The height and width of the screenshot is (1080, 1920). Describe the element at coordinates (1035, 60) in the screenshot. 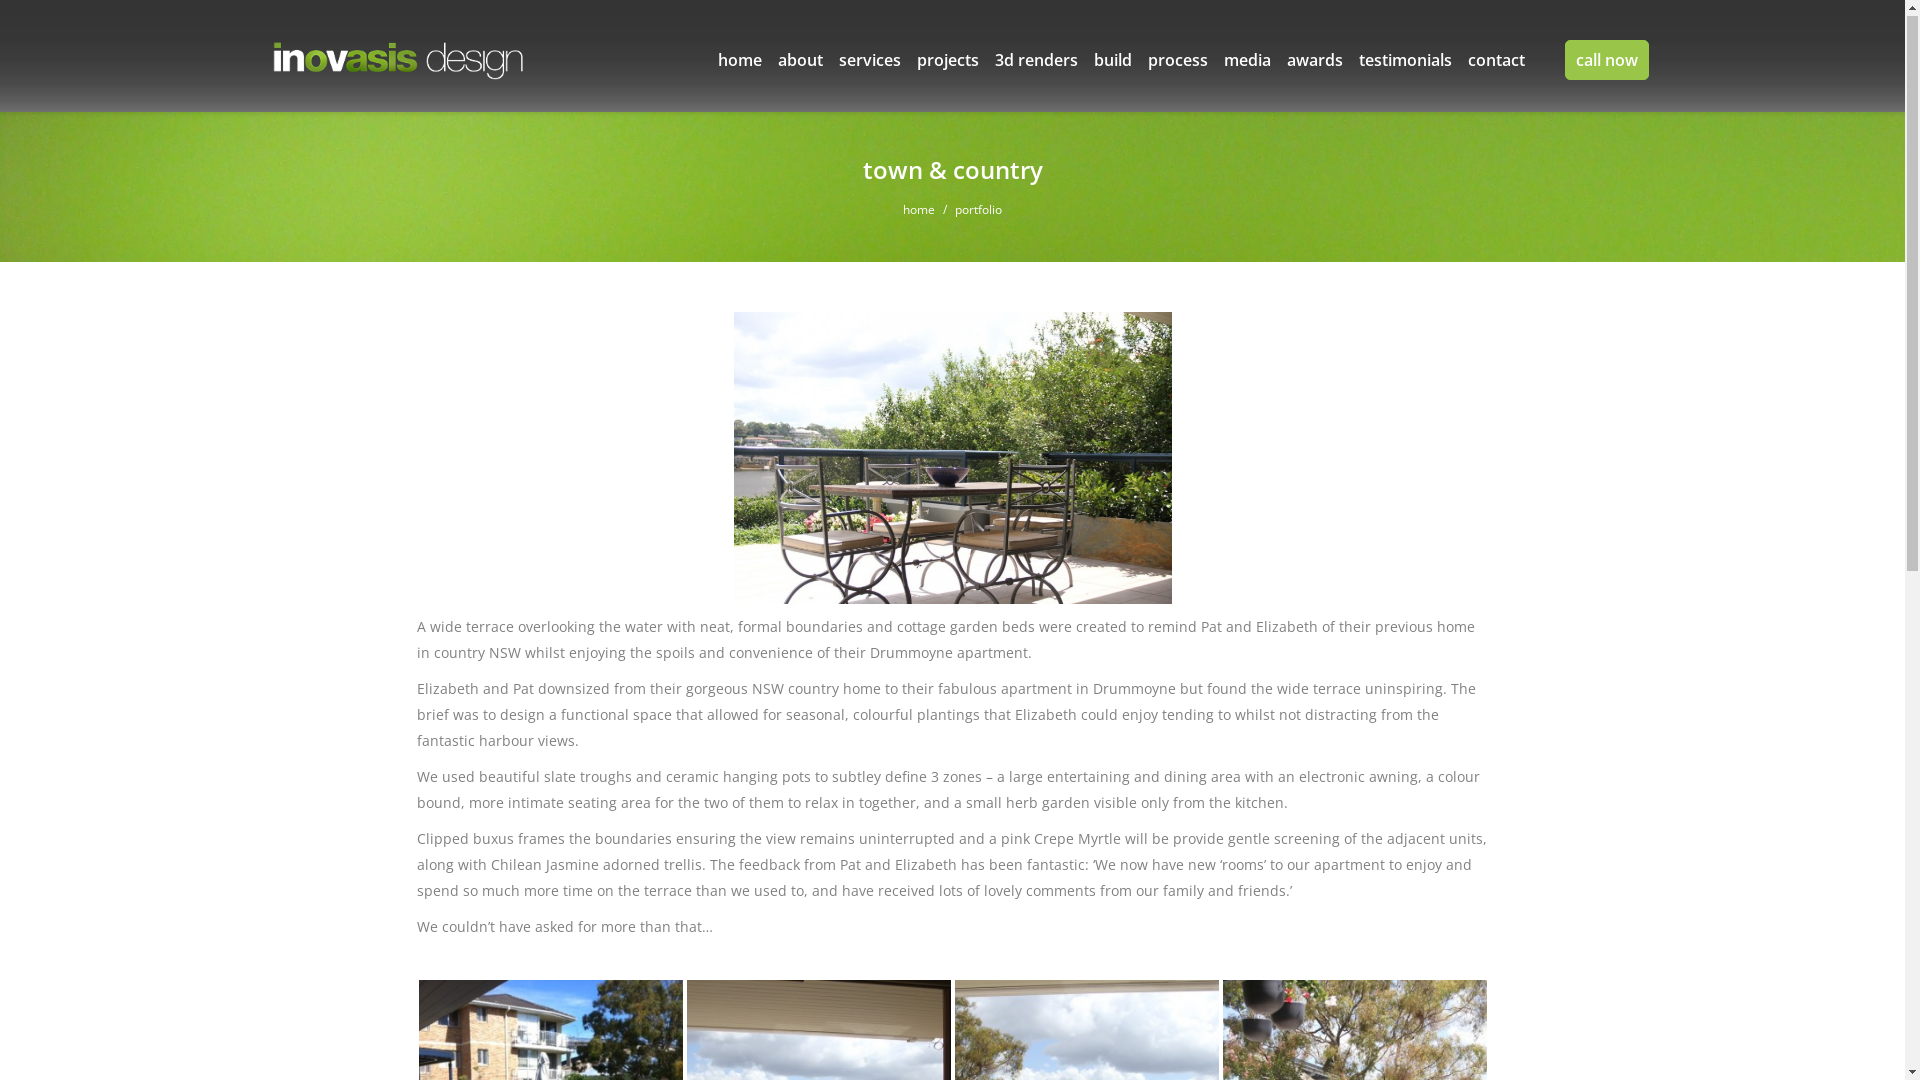

I see `'3d renders'` at that location.